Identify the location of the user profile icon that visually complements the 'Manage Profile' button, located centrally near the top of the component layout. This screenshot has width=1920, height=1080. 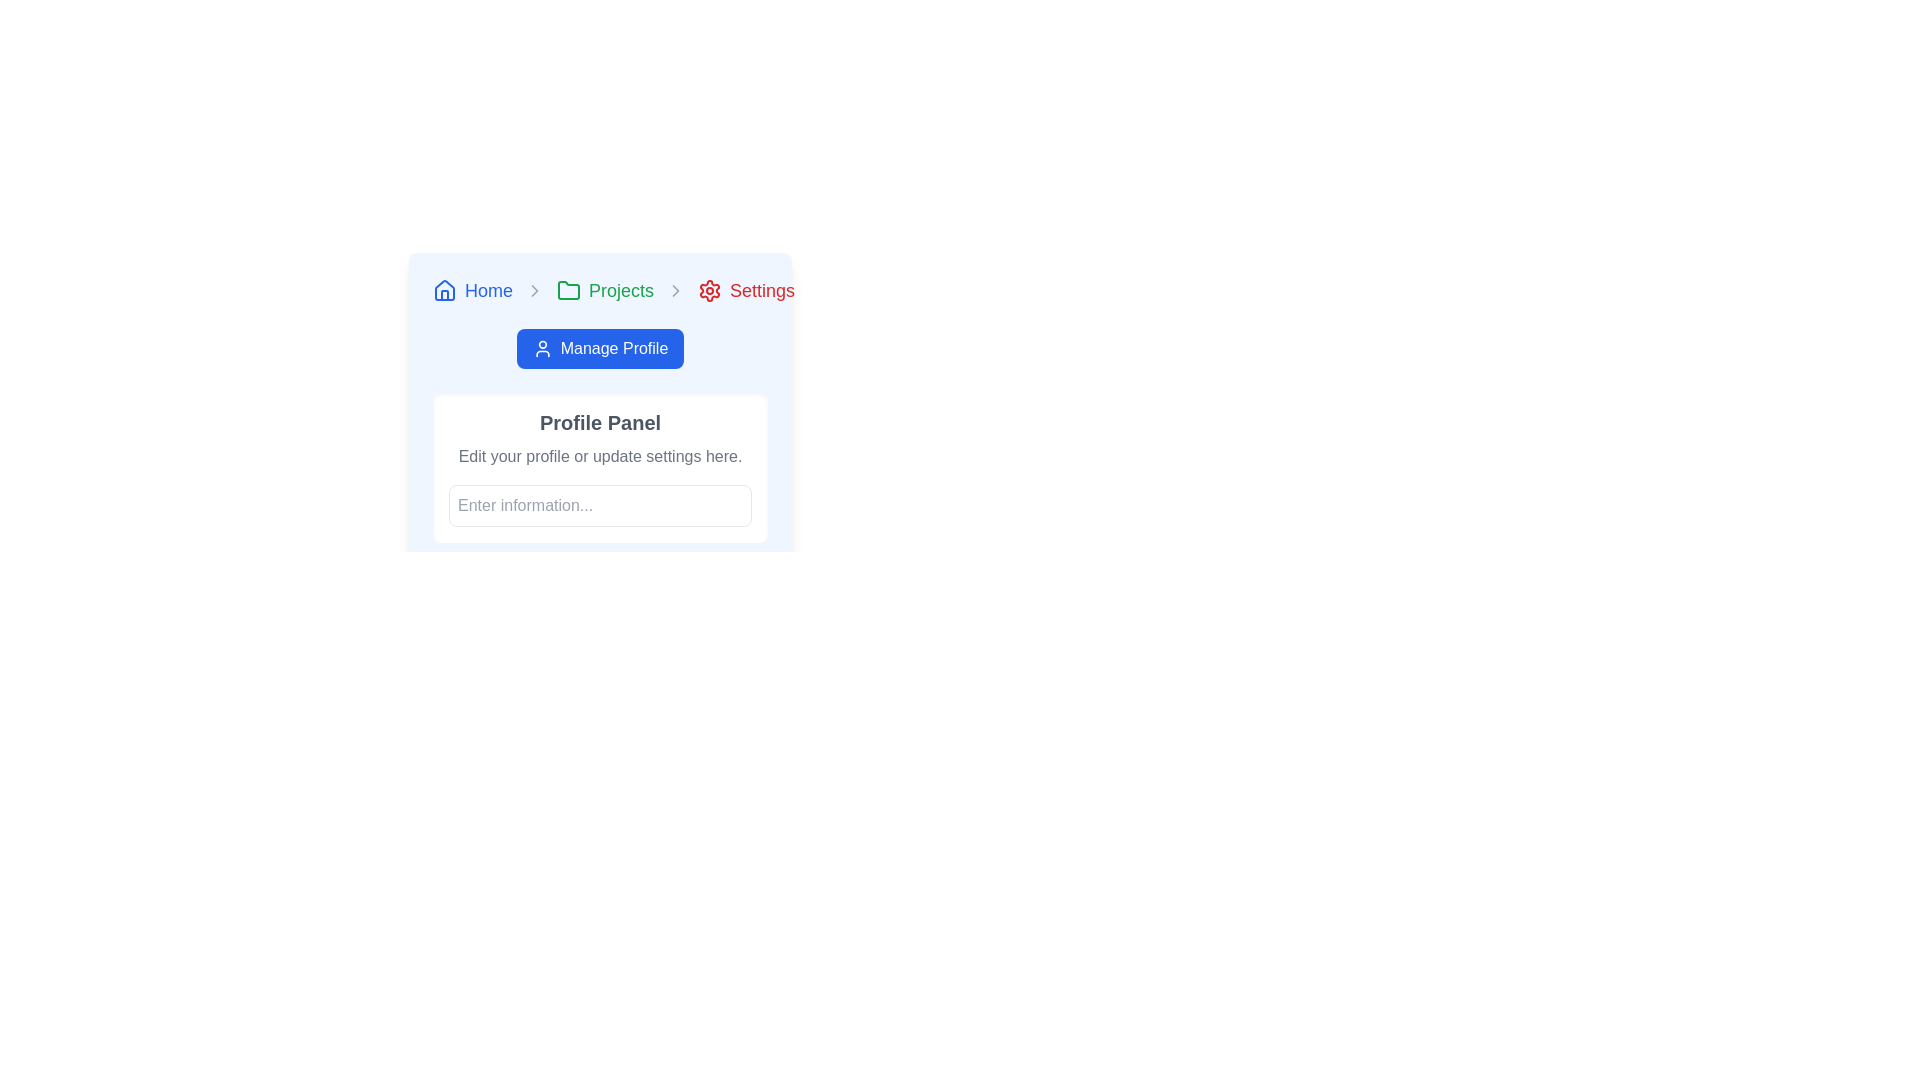
(542, 347).